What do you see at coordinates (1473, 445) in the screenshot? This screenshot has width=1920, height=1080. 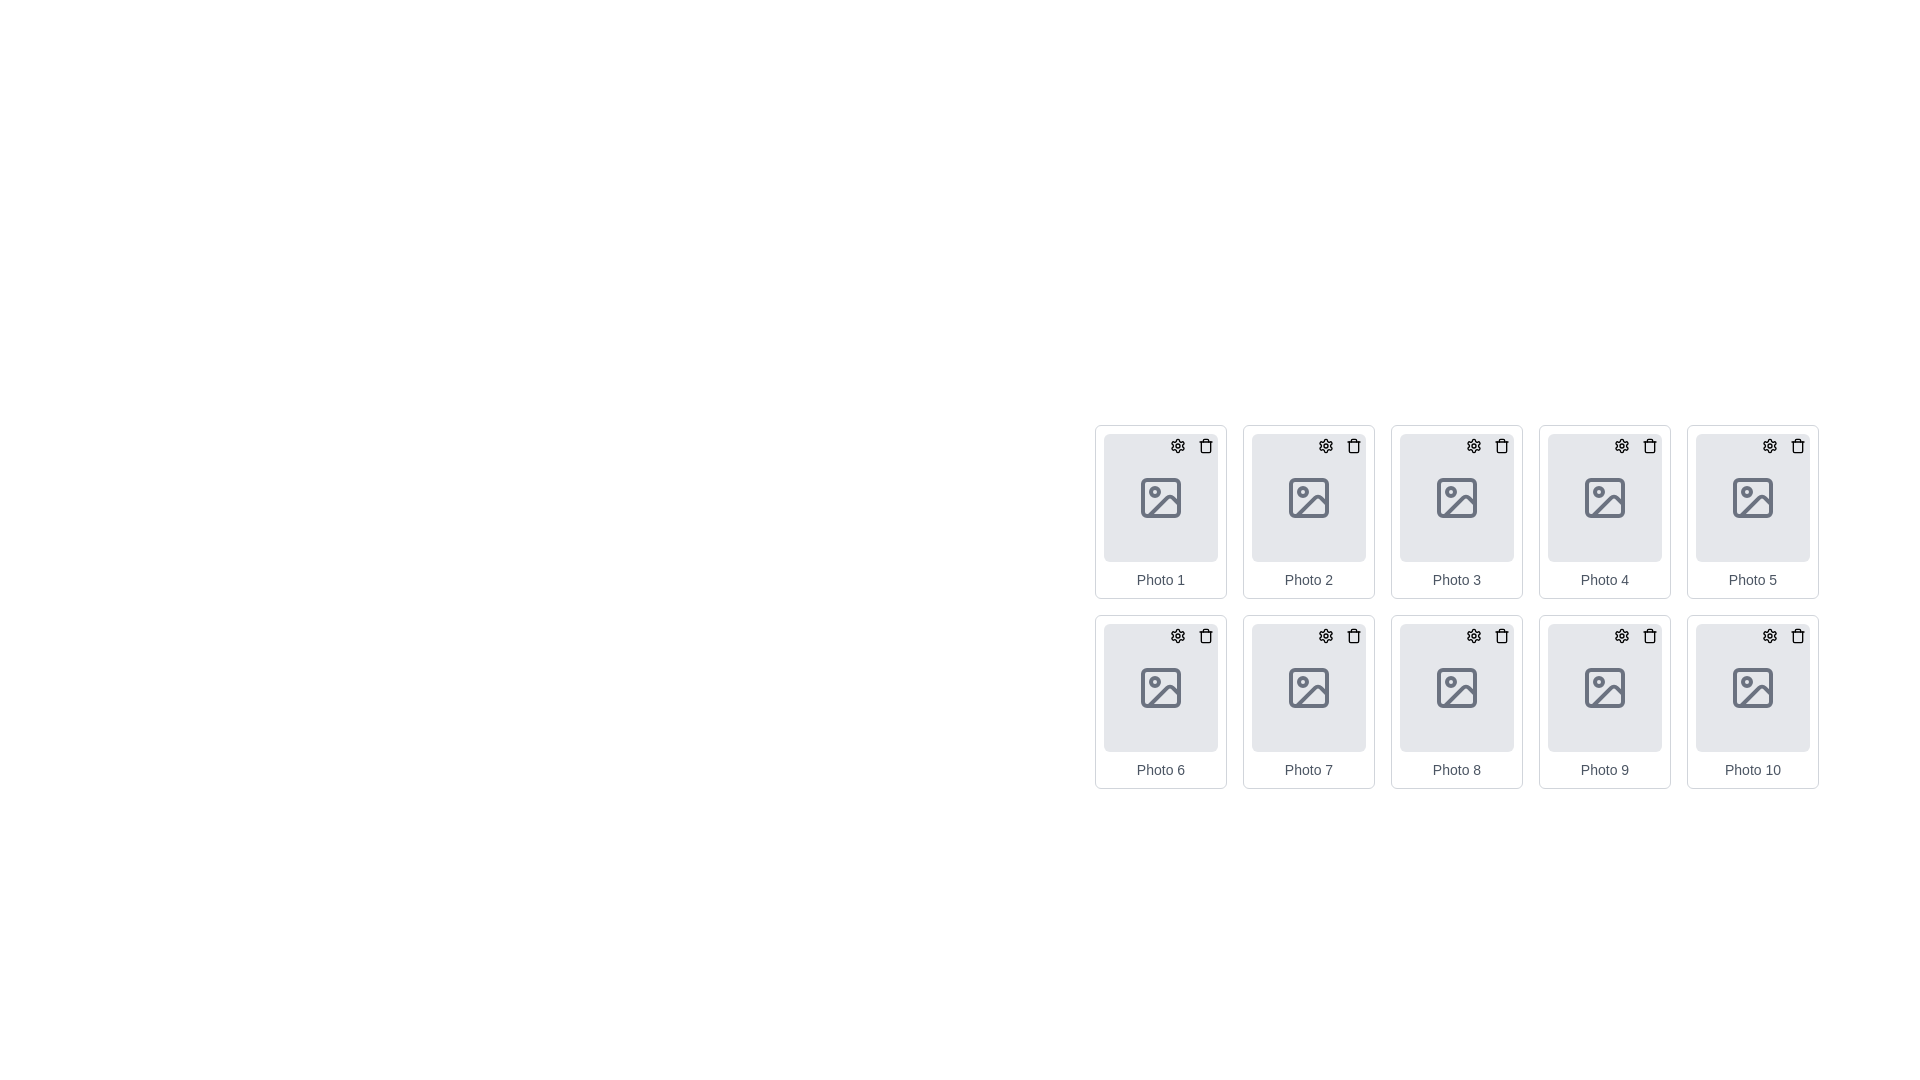 I see `the Settings Icon located in the top right corner of the third item in the first row of the grid, which is used to invoke configuration options` at bounding box center [1473, 445].